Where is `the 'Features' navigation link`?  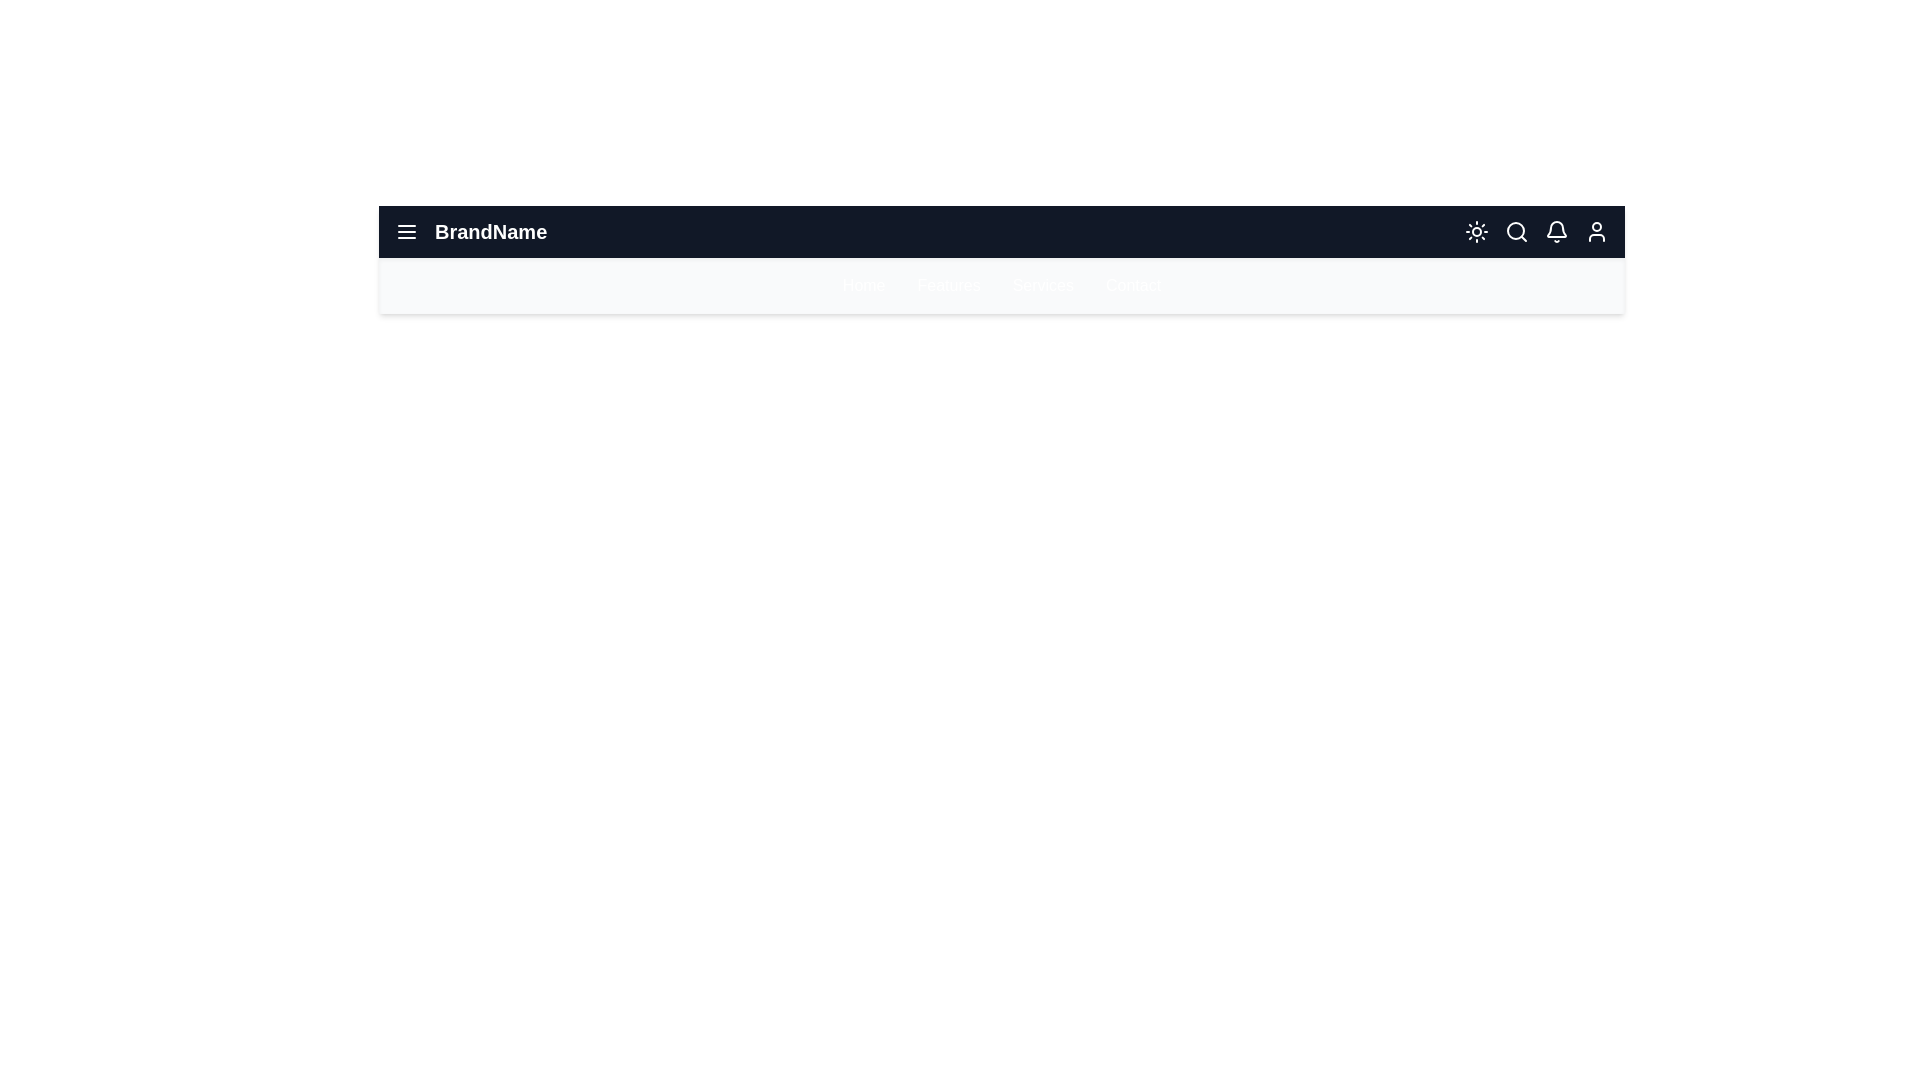 the 'Features' navigation link is located at coordinates (948, 285).